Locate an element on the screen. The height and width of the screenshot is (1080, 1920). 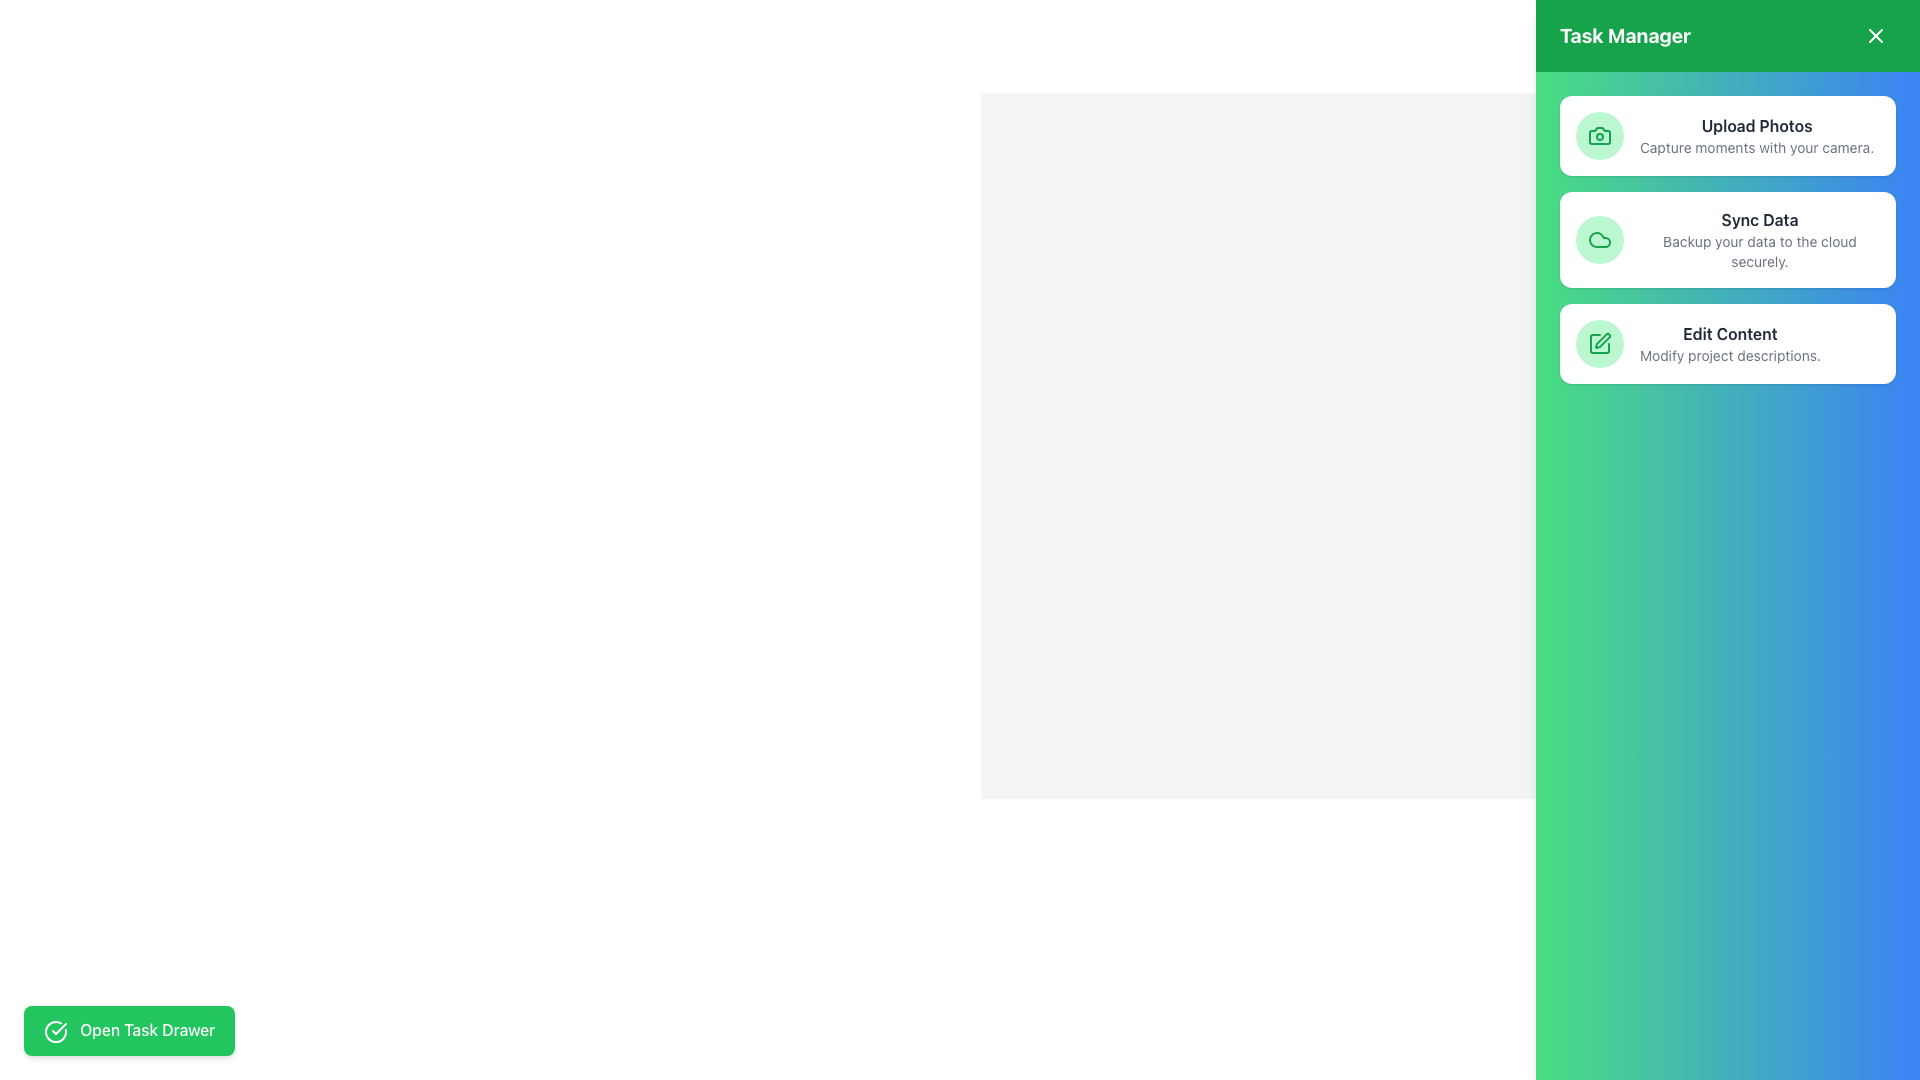
text label titled 'Modify project descriptions' located in the third section of the 'Task Manager' panel is located at coordinates (1729, 333).